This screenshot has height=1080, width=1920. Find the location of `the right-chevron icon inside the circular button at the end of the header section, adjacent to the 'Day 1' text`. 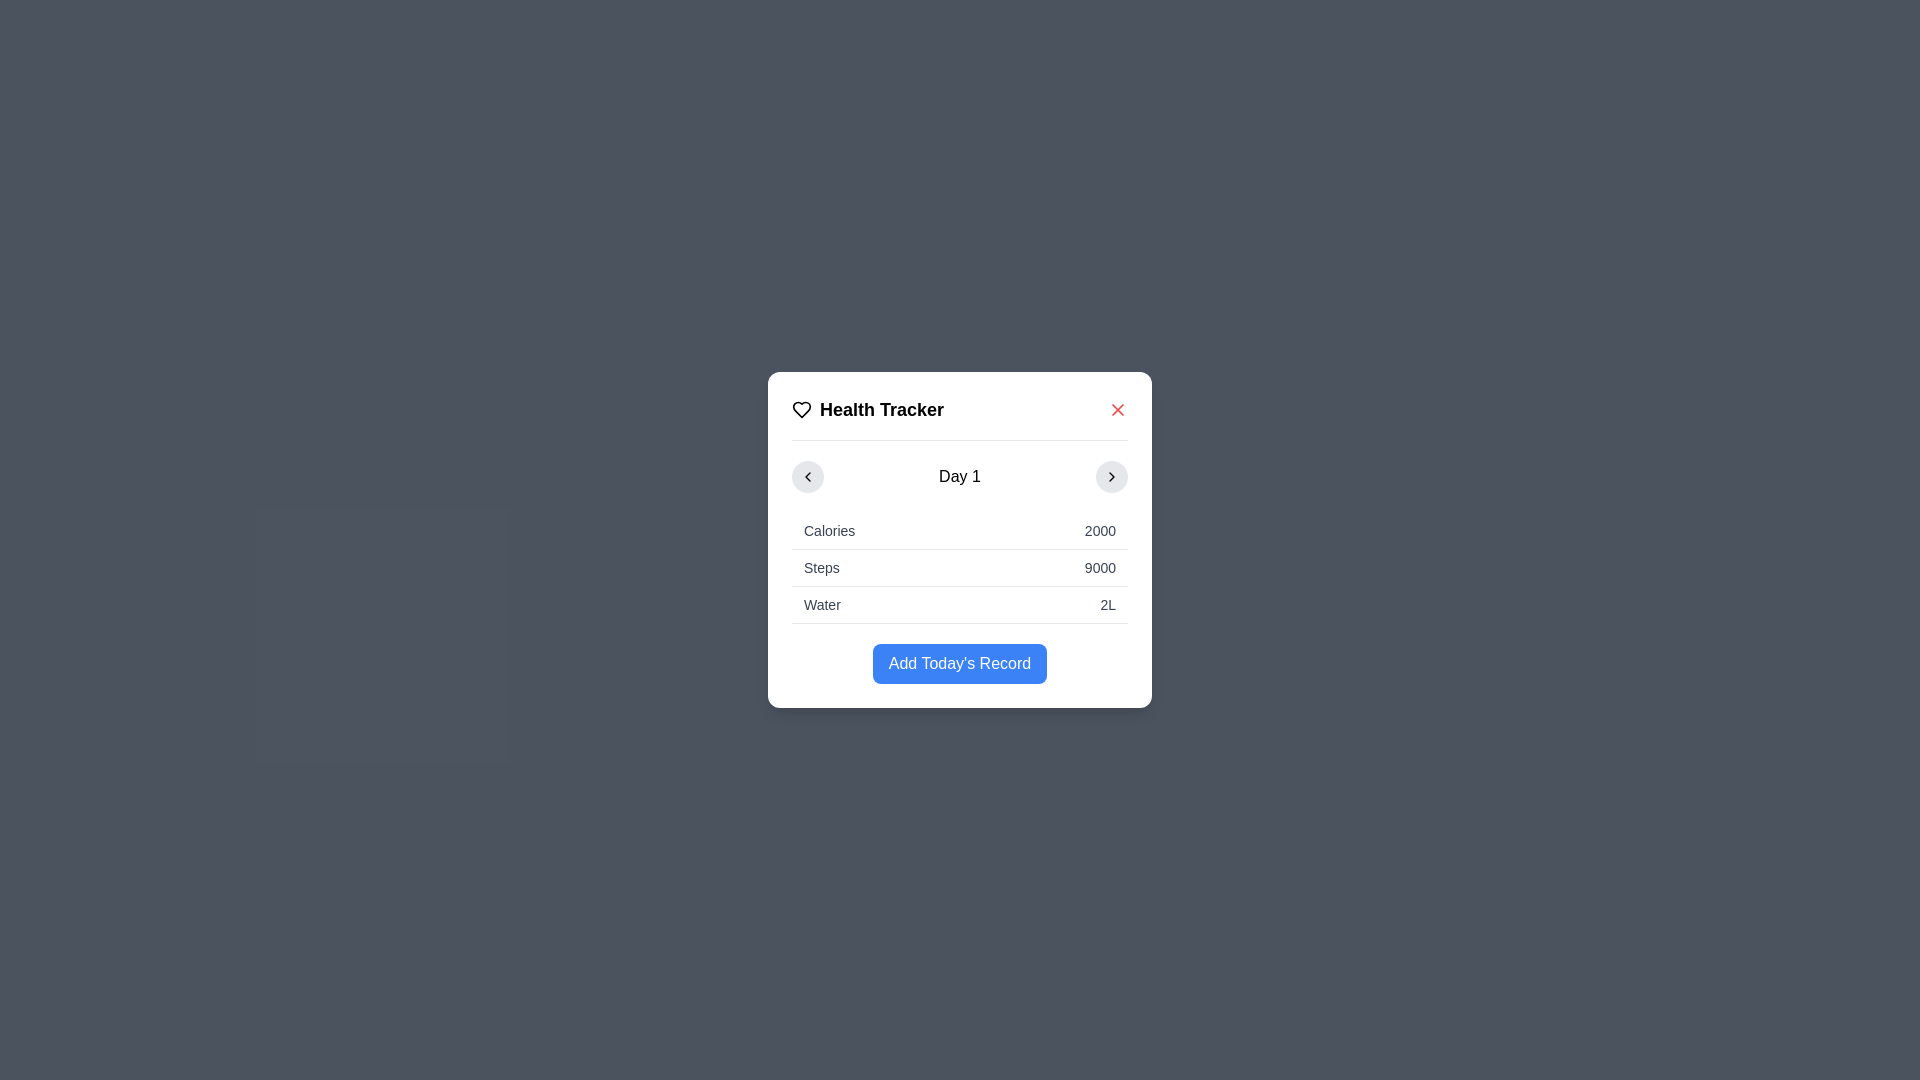

the right-chevron icon inside the circular button at the end of the header section, adjacent to the 'Day 1' text is located at coordinates (1111, 477).